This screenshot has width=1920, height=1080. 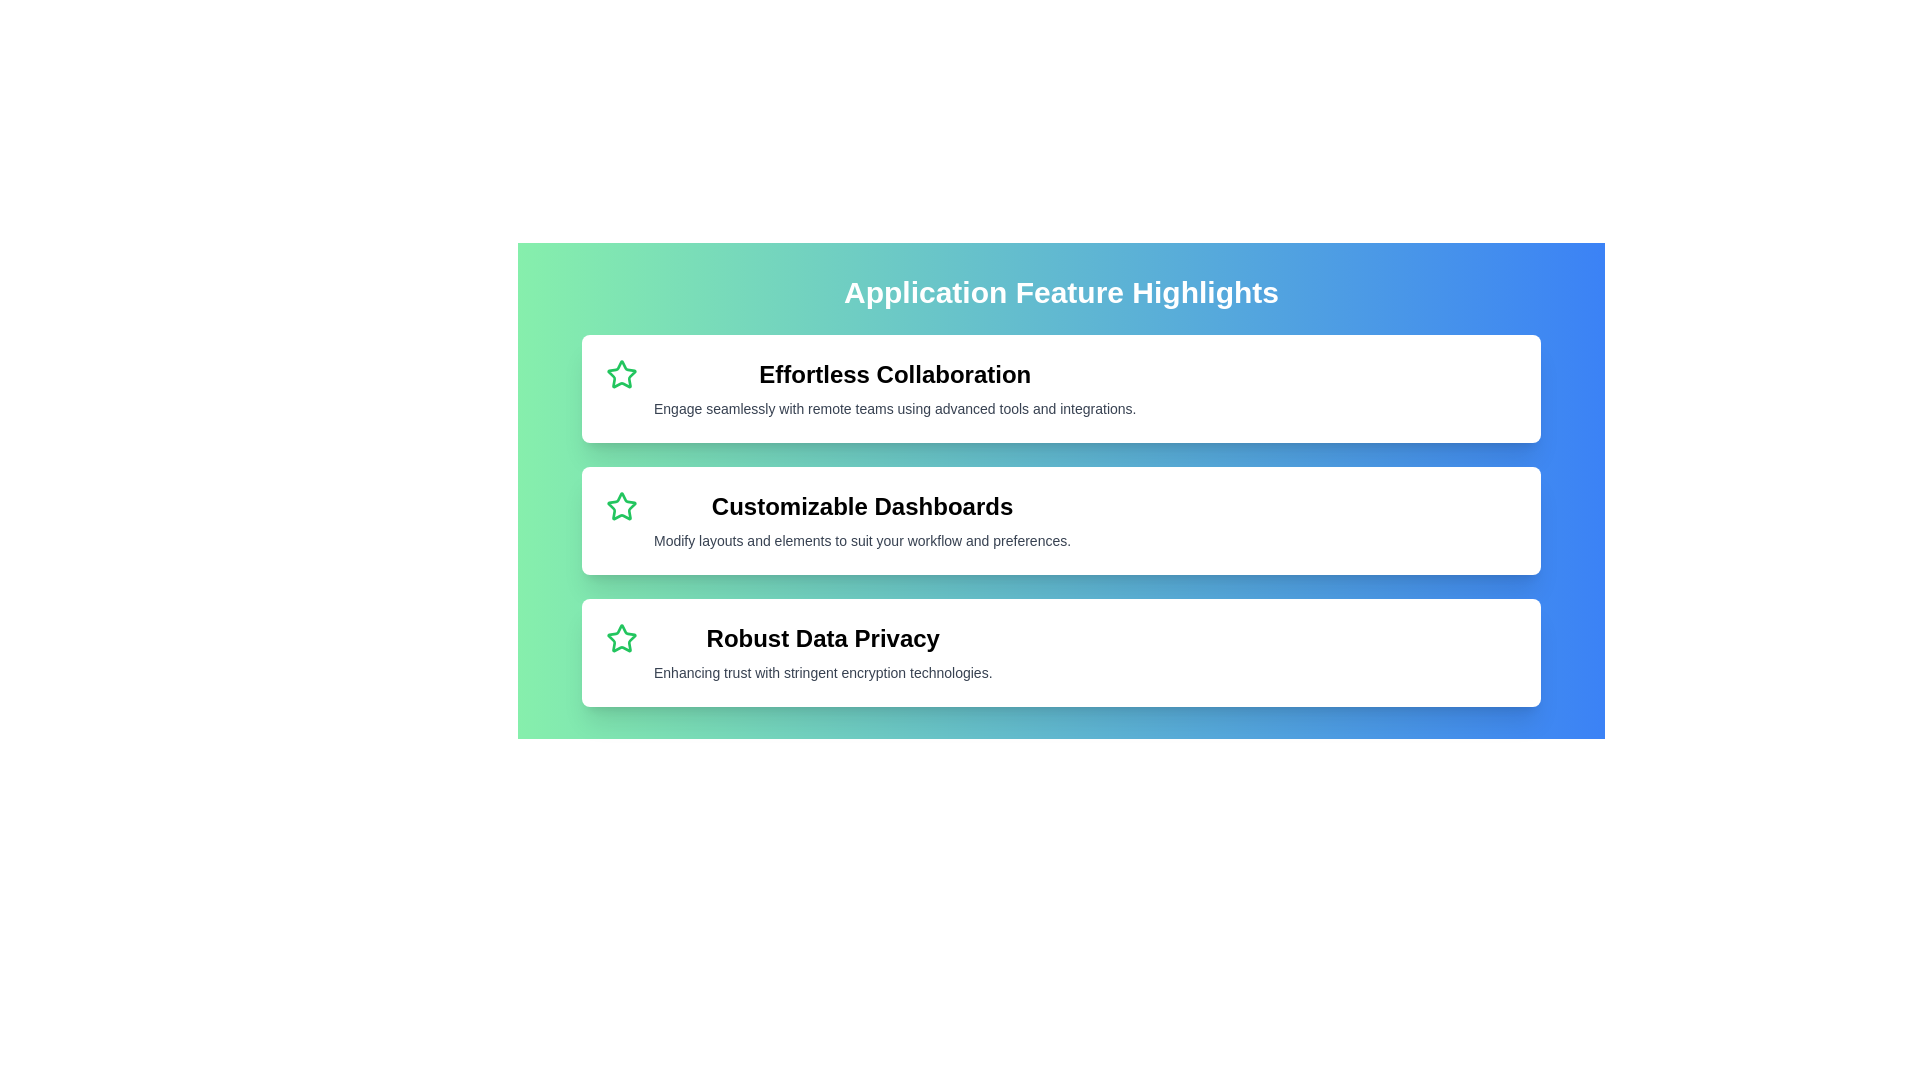 I want to click on descriptive text located beneath the bold heading 'Robust Data Privacy' in the third section of the feature highlight card, so click(x=823, y=672).